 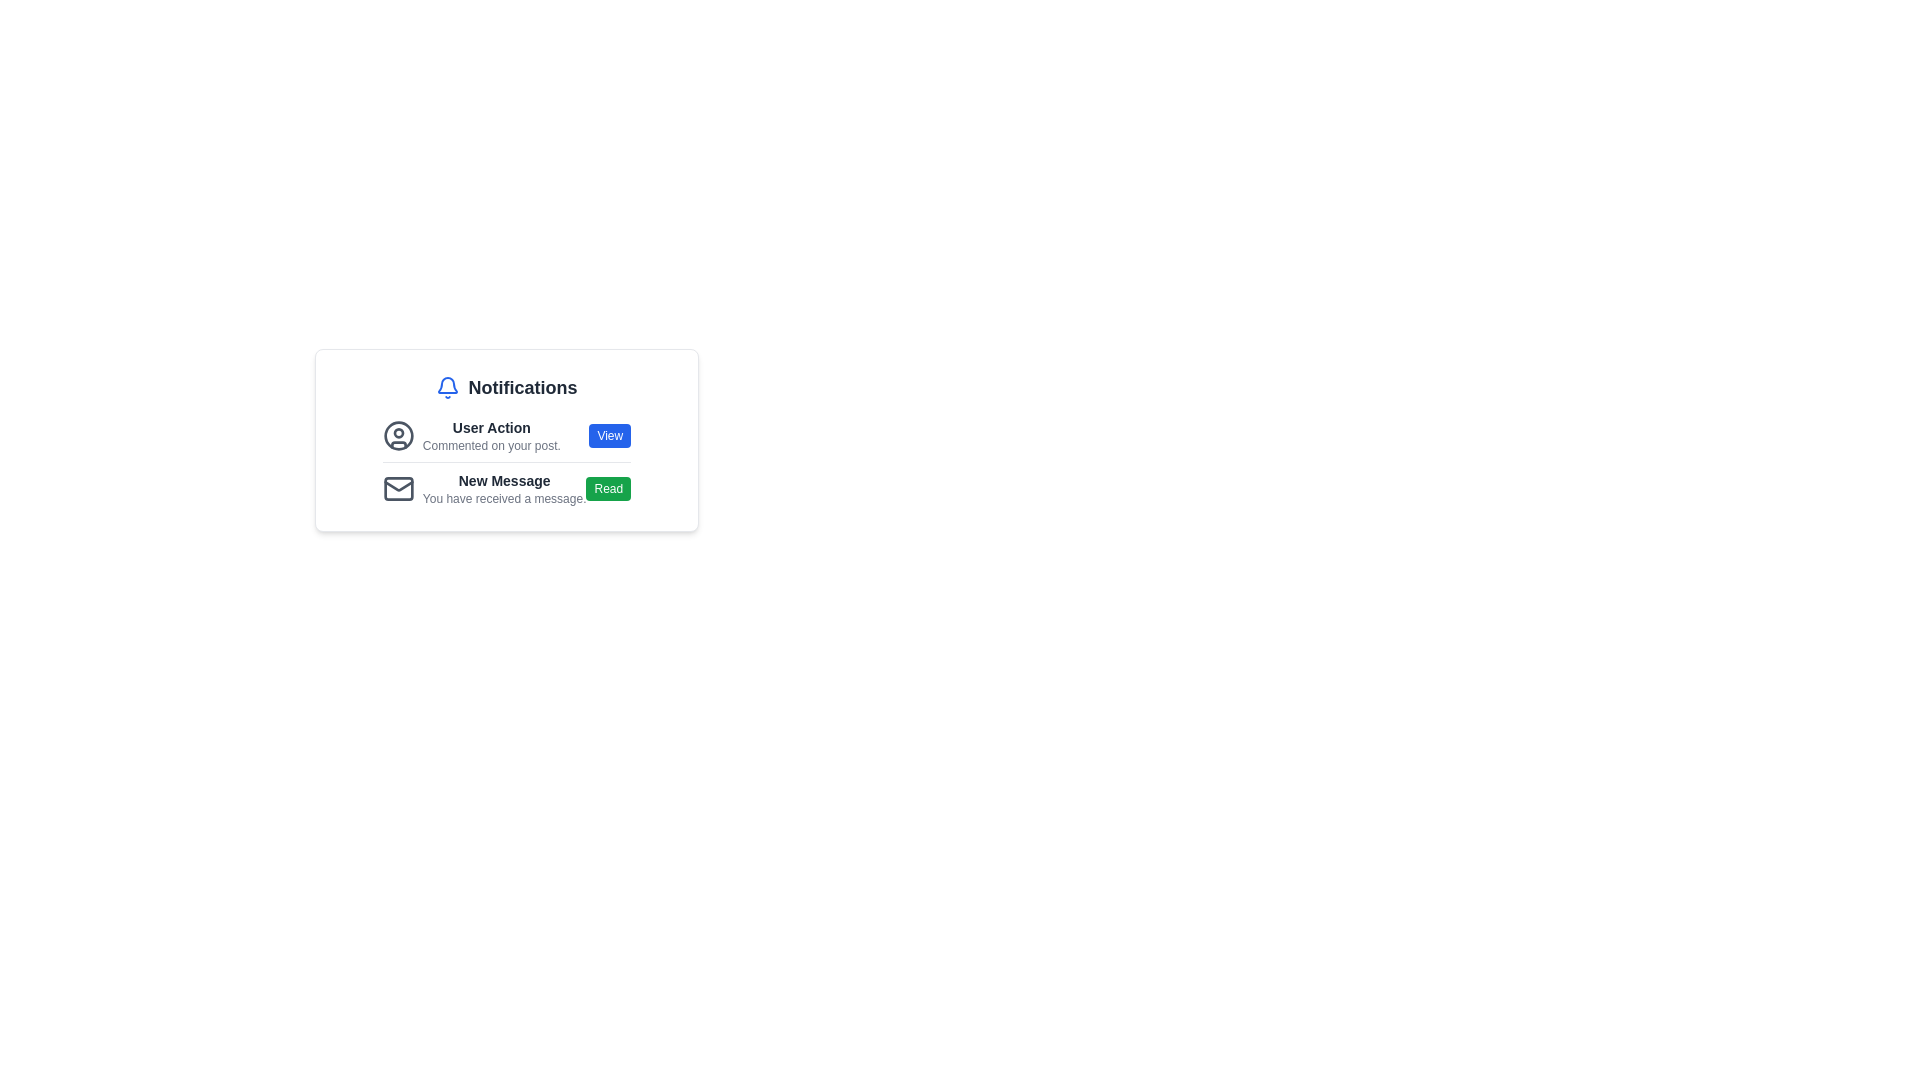 What do you see at coordinates (507, 388) in the screenshot?
I see `the Label with an icon that indicates the section content related to notifications, which is located at the topmost item of the card layout, above 'User Action' and 'New Message' sections` at bounding box center [507, 388].